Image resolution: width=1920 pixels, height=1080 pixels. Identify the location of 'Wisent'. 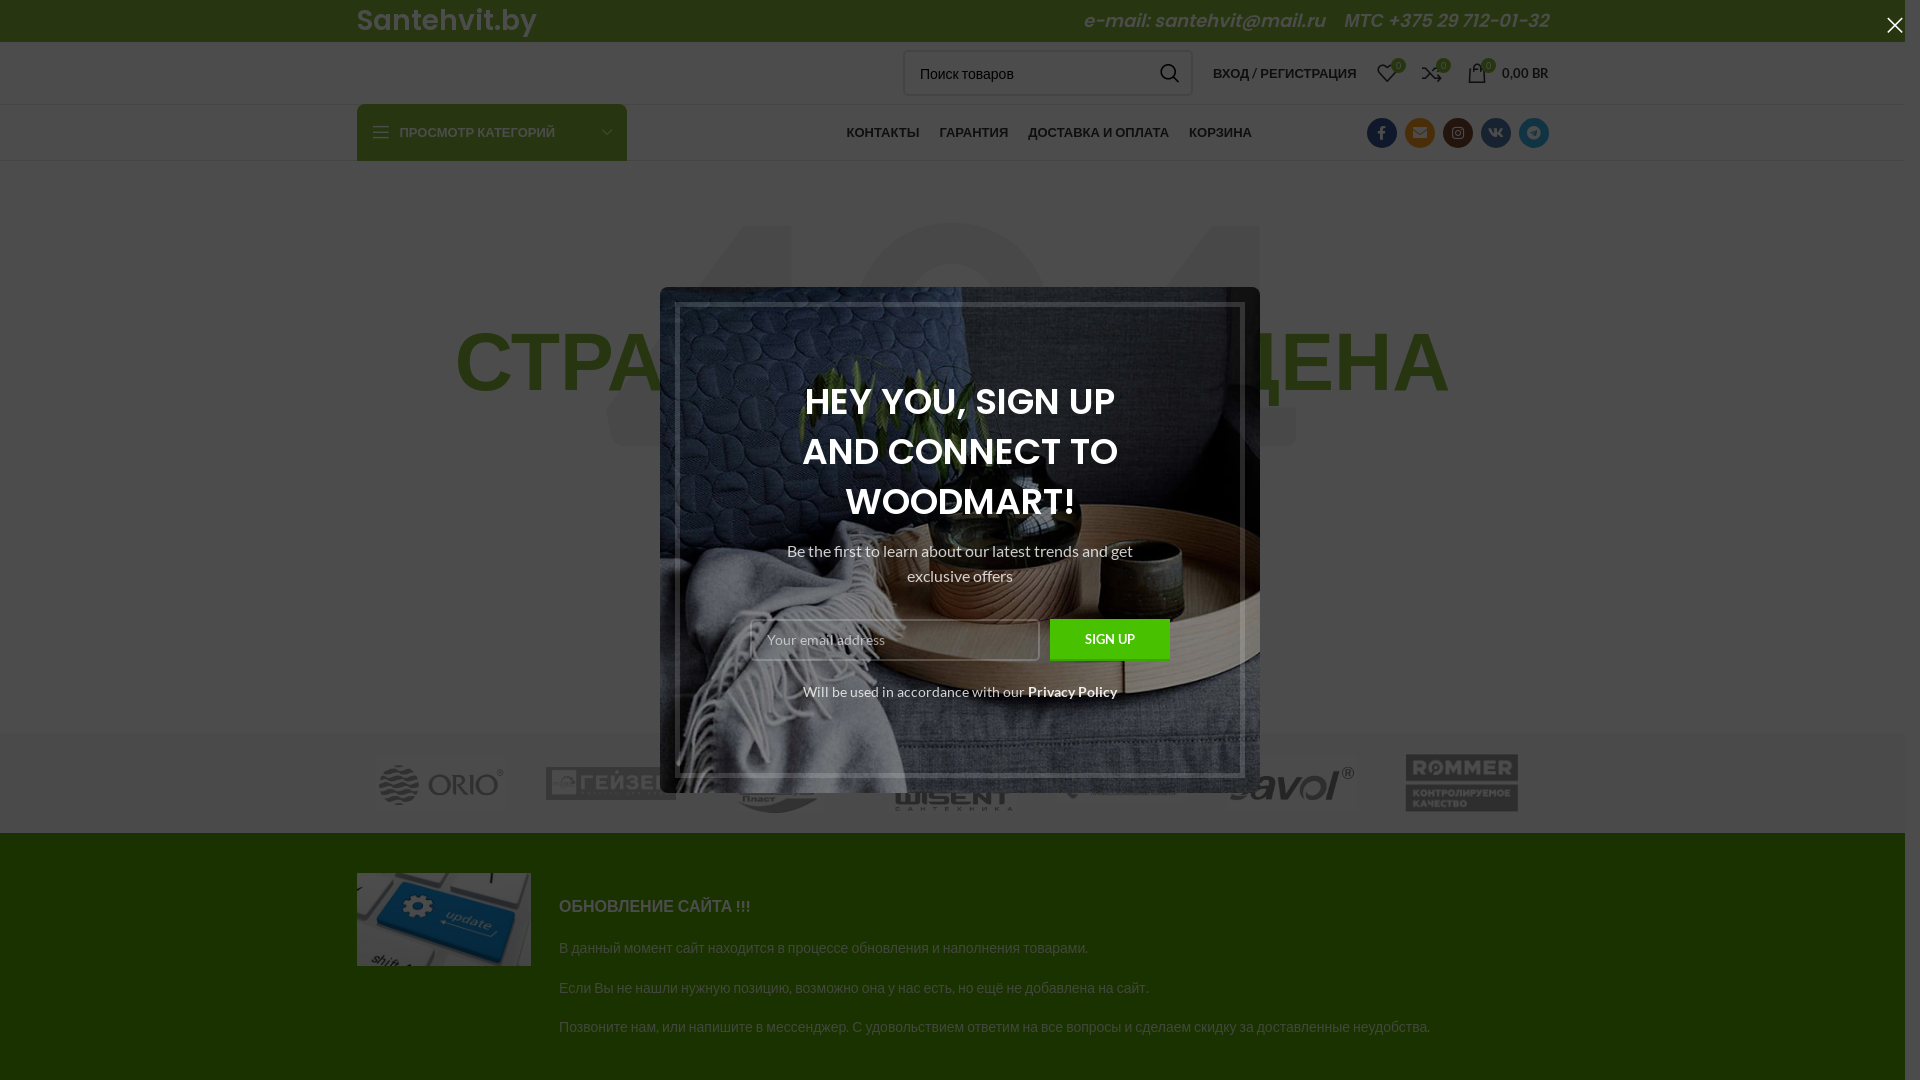
(950, 782).